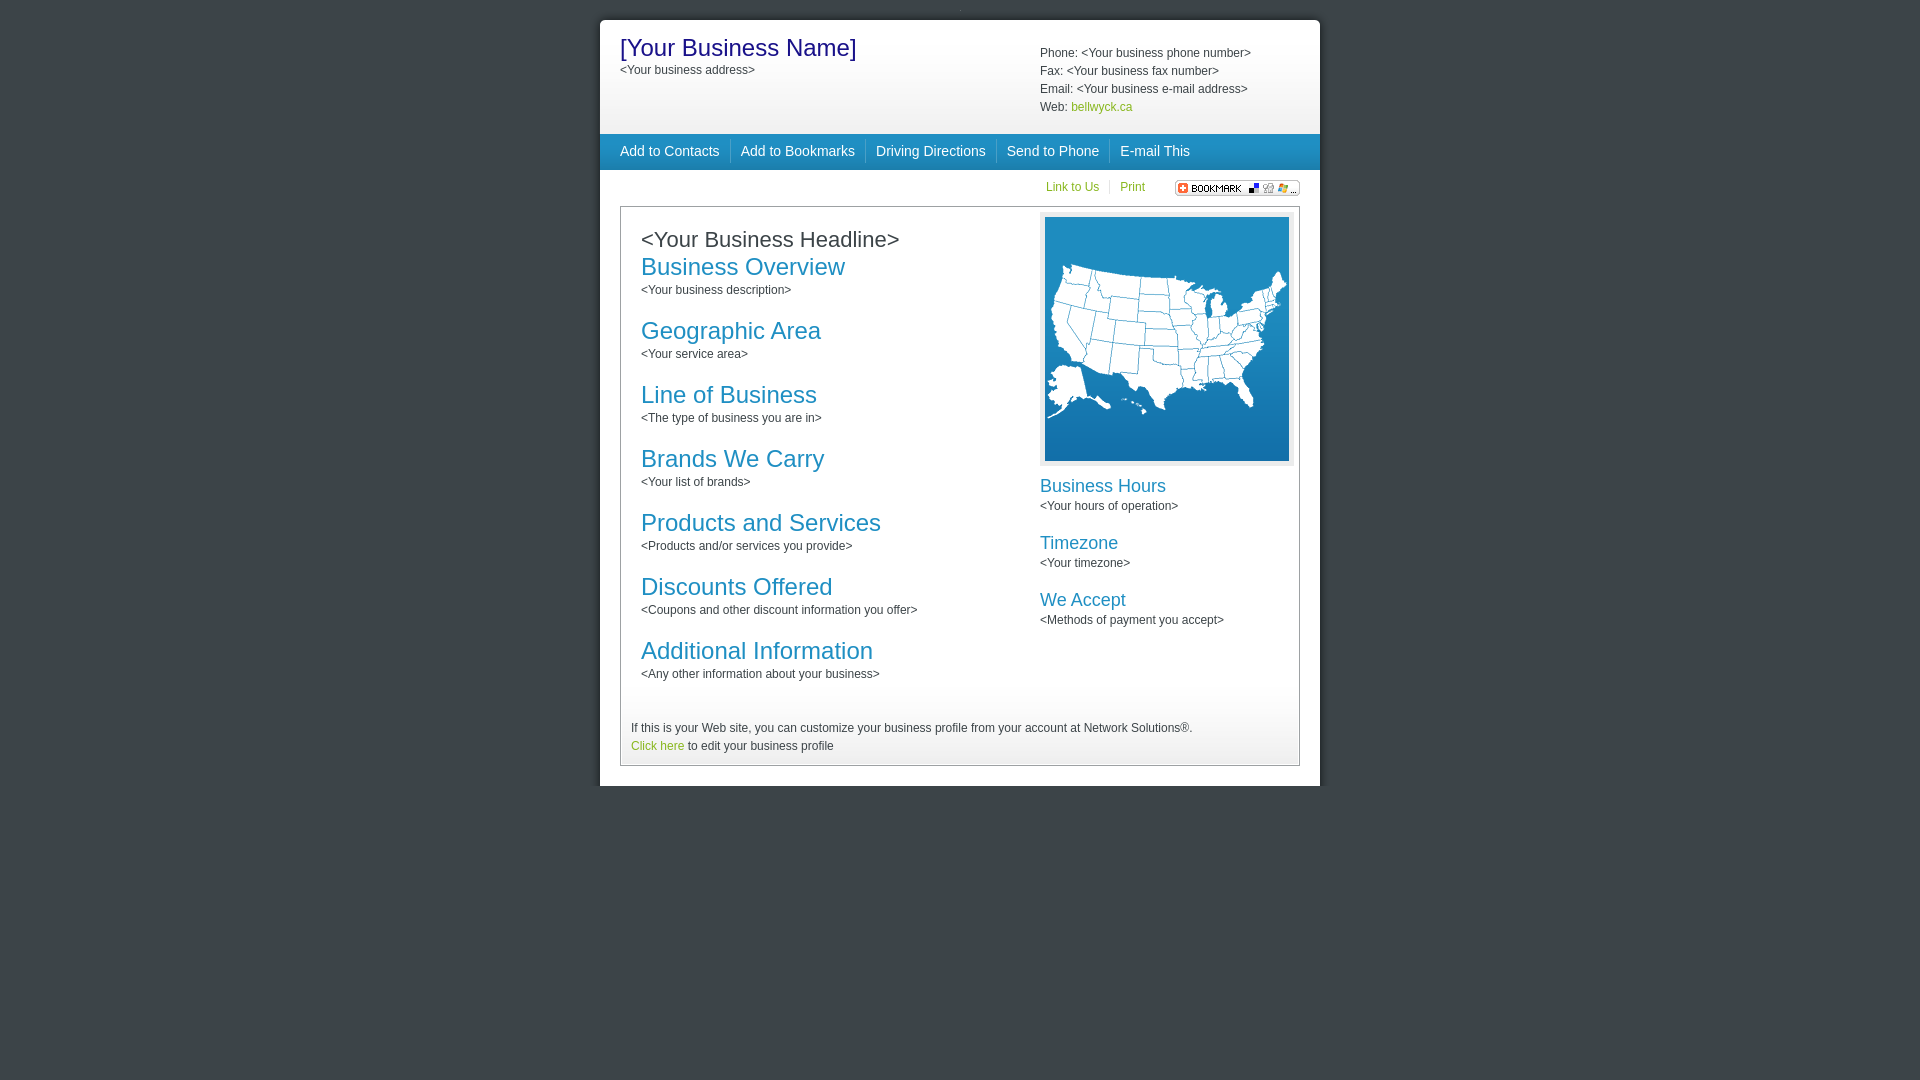  Describe the element at coordinates (1069, 107) in the screenshot. I see `'bellwyck.ca'` at that location.